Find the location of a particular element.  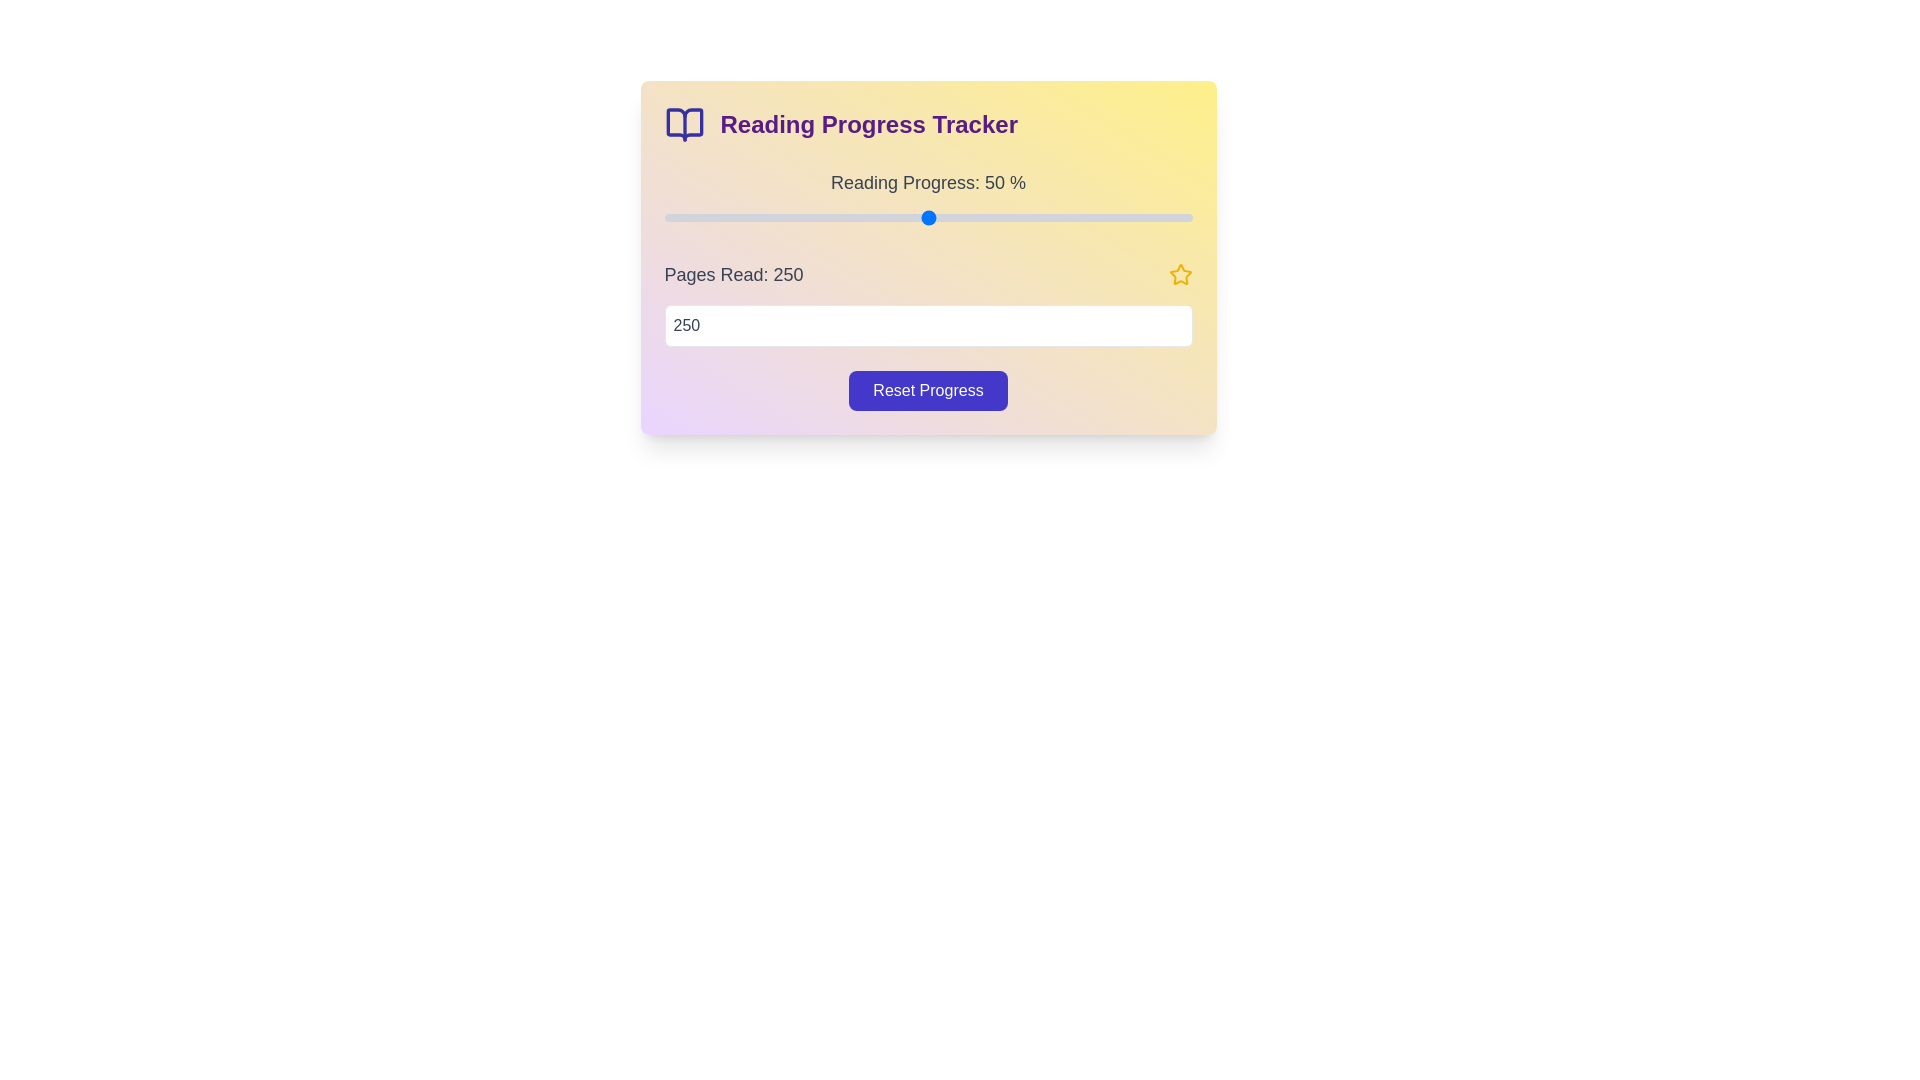

the reading progress to 6% by adjusting the slider is located at coordinates (696, 218).